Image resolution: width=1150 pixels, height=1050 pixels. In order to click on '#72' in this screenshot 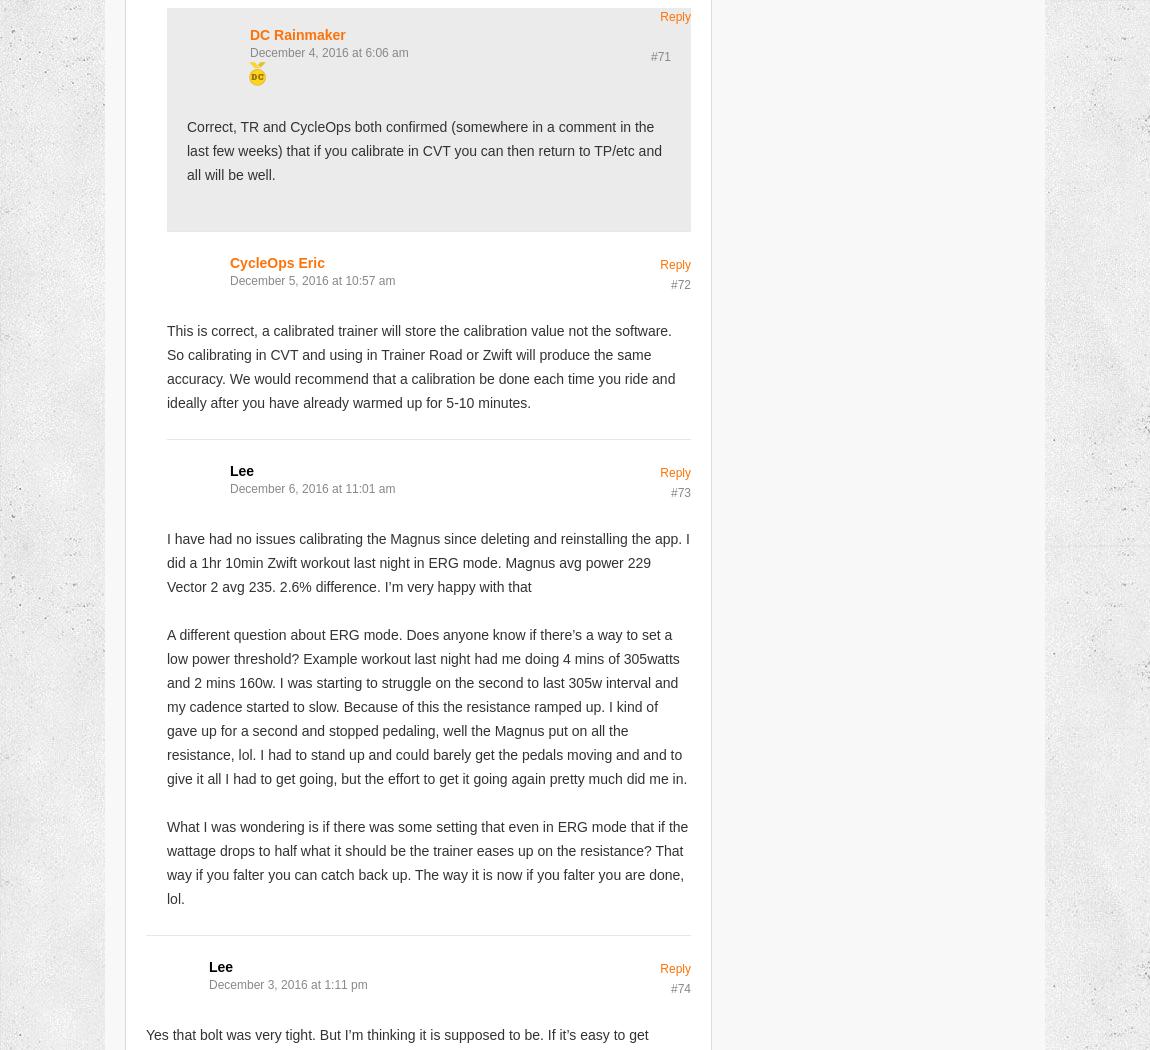, I will do `click(679, 283)`.